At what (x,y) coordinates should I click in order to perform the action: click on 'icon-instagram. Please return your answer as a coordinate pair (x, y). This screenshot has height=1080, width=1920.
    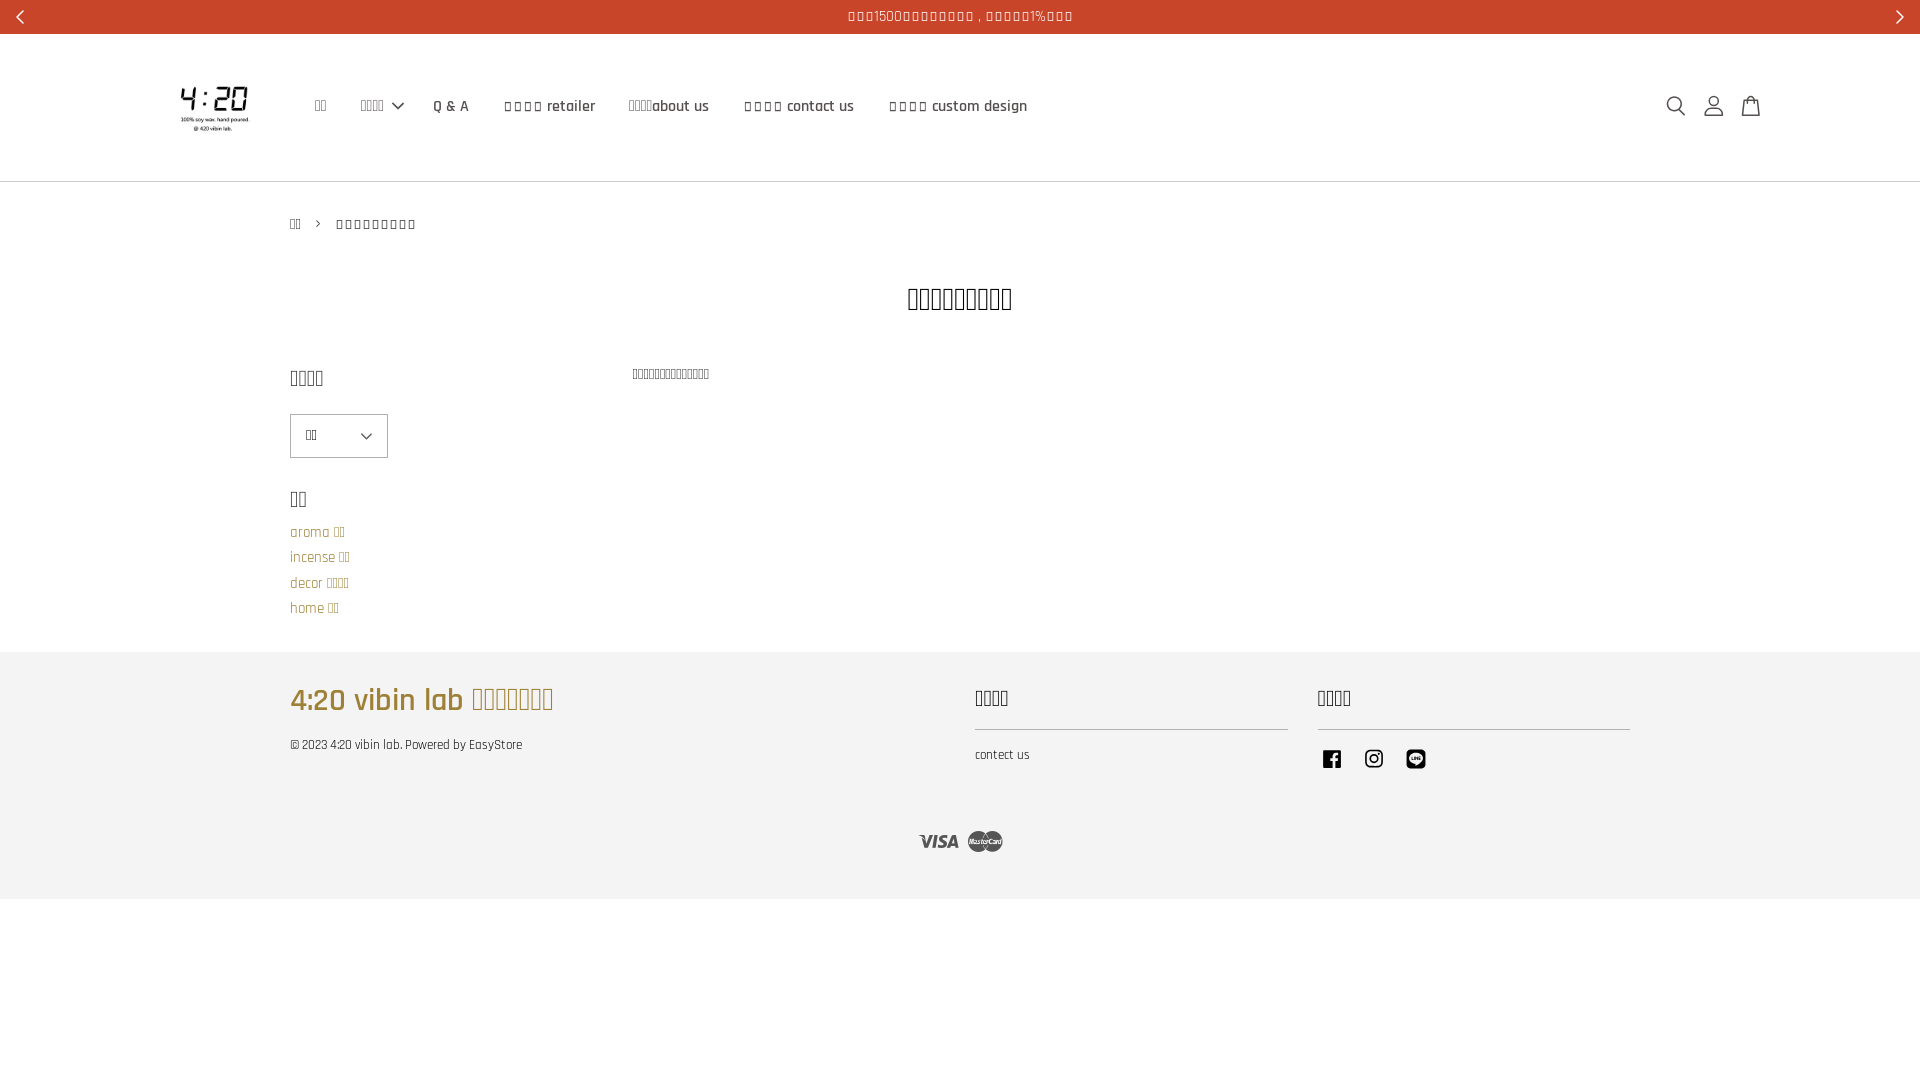
    Looking at the image, I should click on (1372, 767).